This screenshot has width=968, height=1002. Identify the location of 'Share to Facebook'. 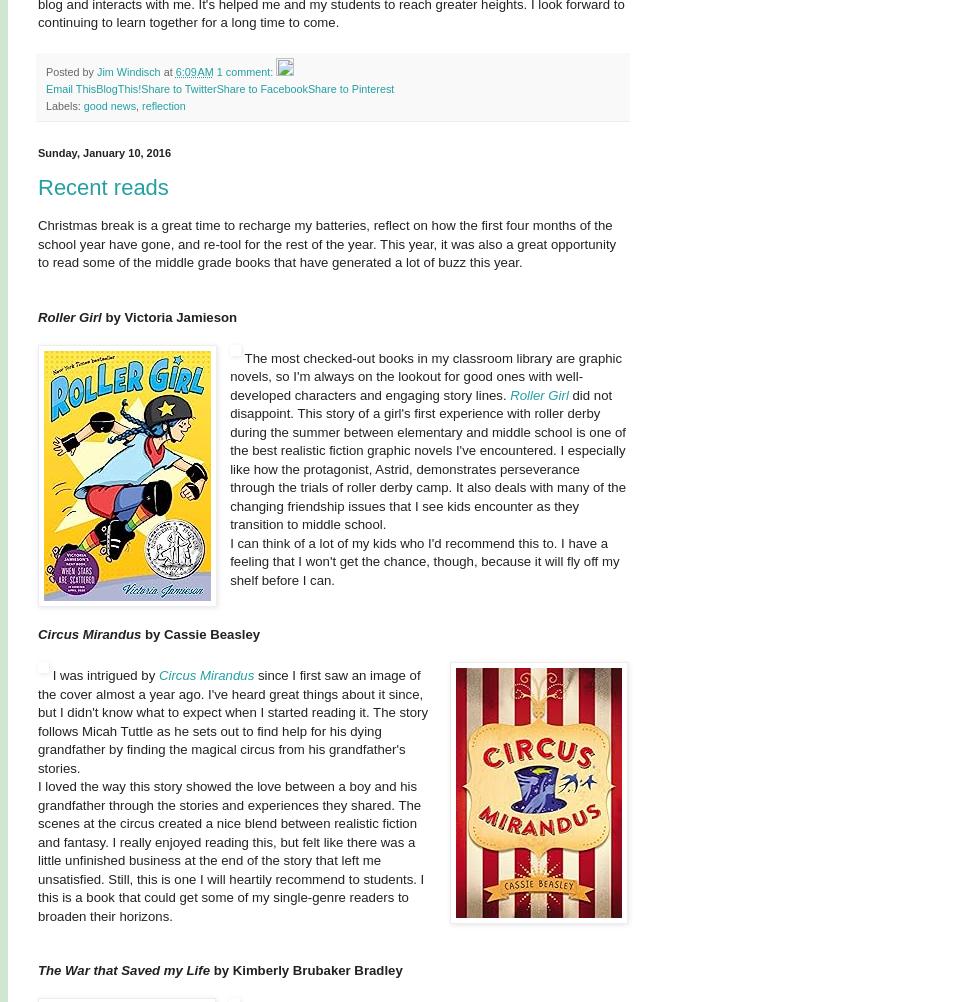
(261, 87).